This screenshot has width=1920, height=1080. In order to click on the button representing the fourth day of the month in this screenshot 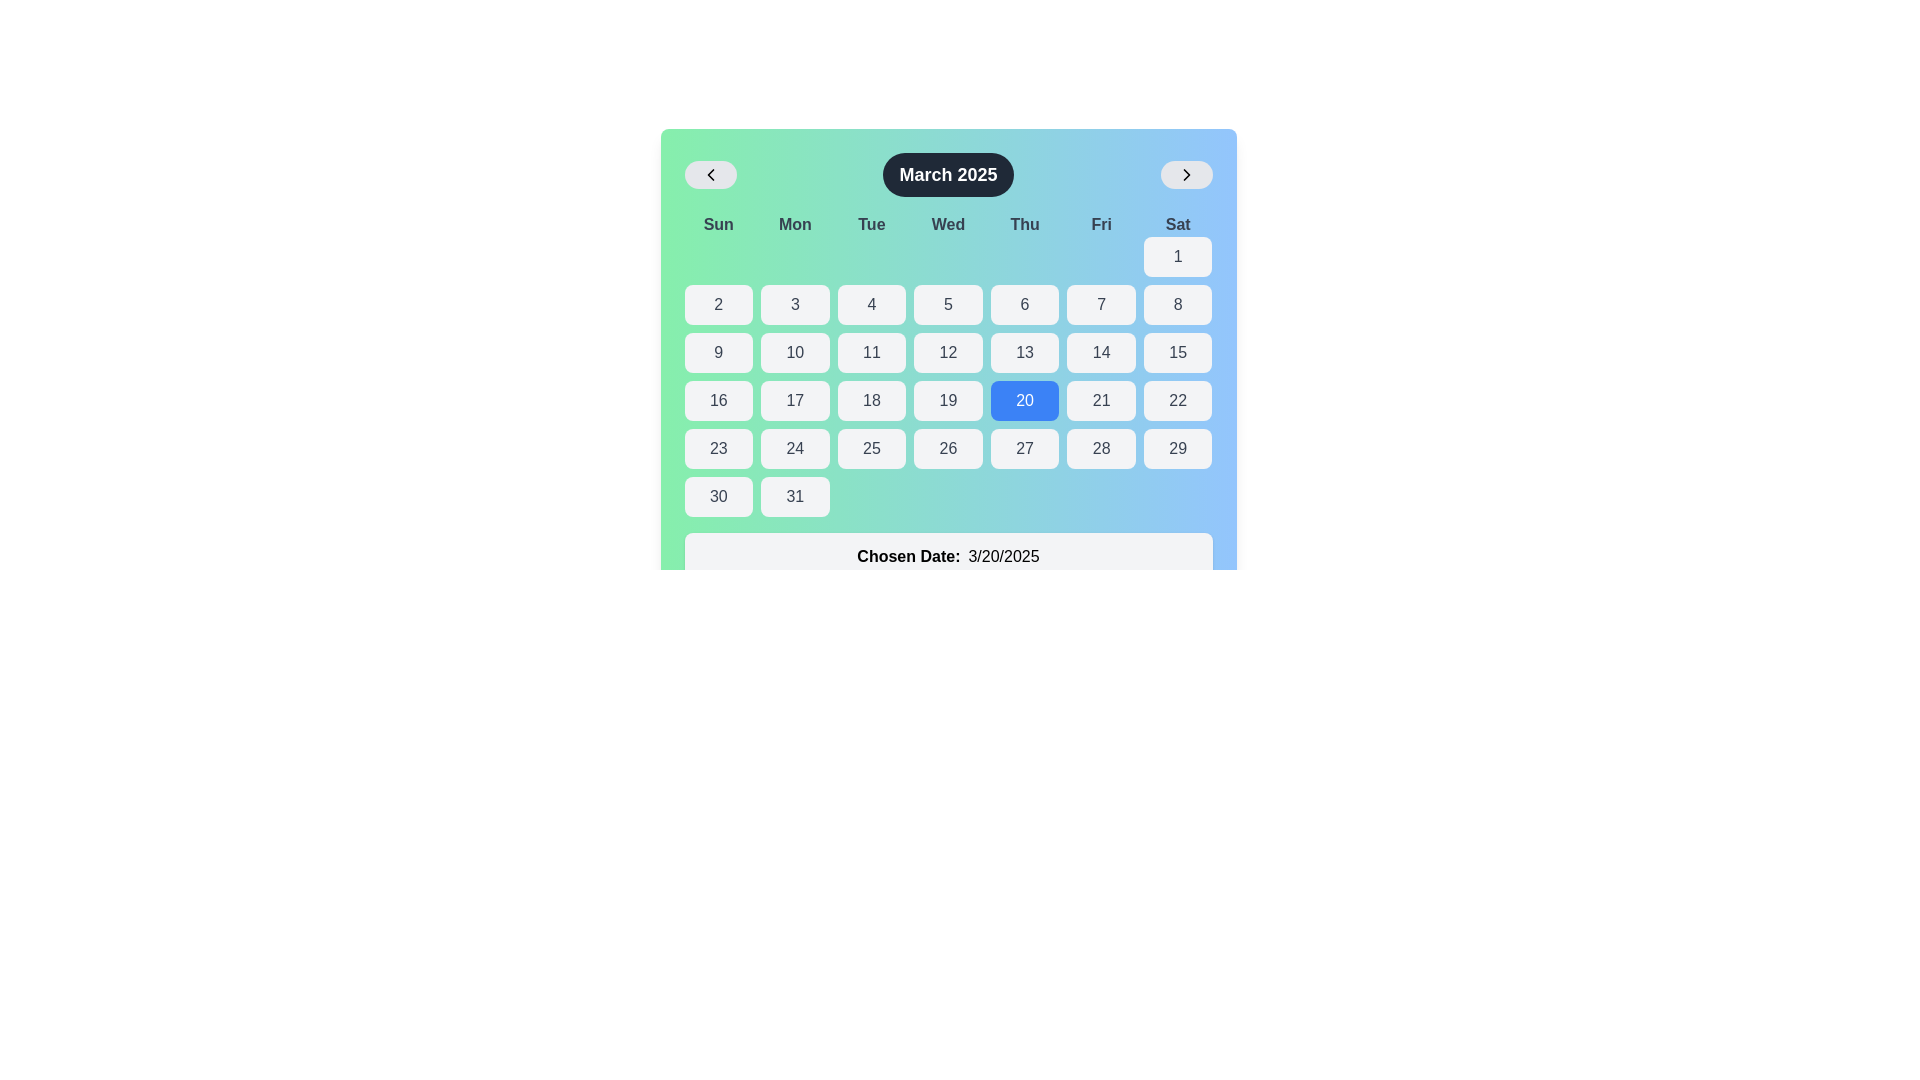, I will do `click(871, 304)`.